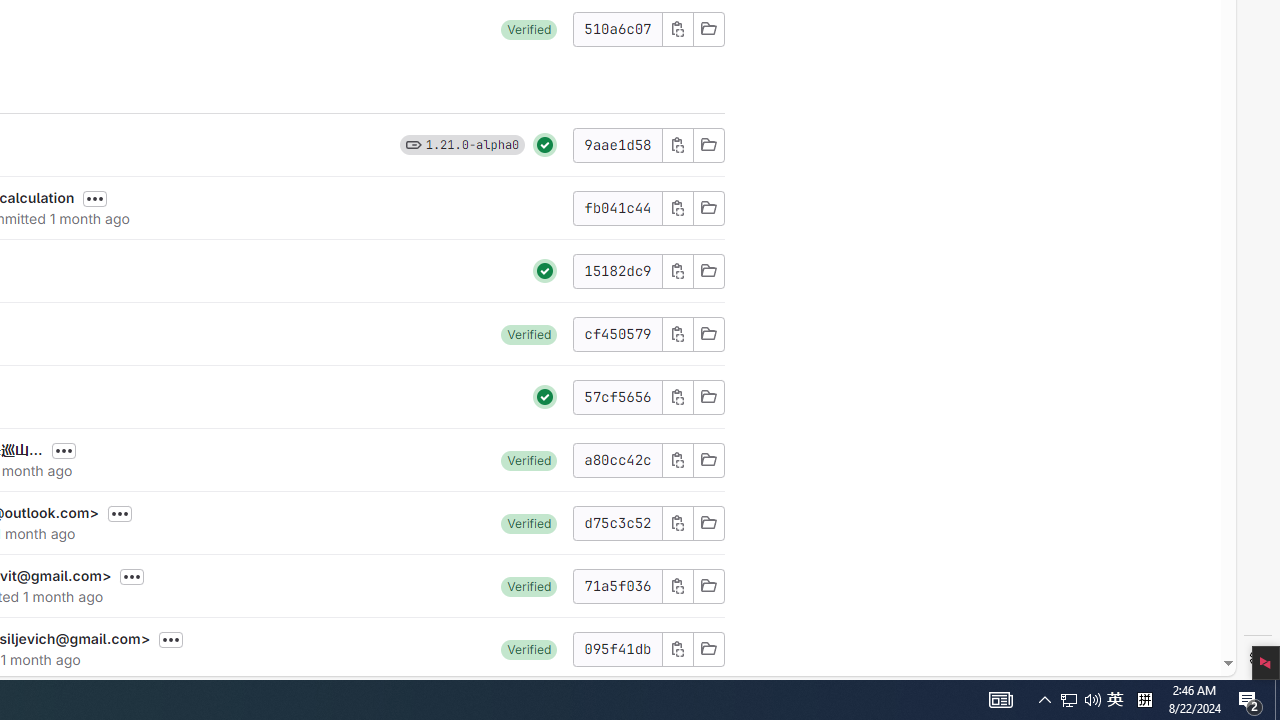 The image size is (1280, 720). What do you see at coordinates (471, 143) in the screenshot?
I see `'1.21.0-alpha0'` at bounding box center [471, 143].